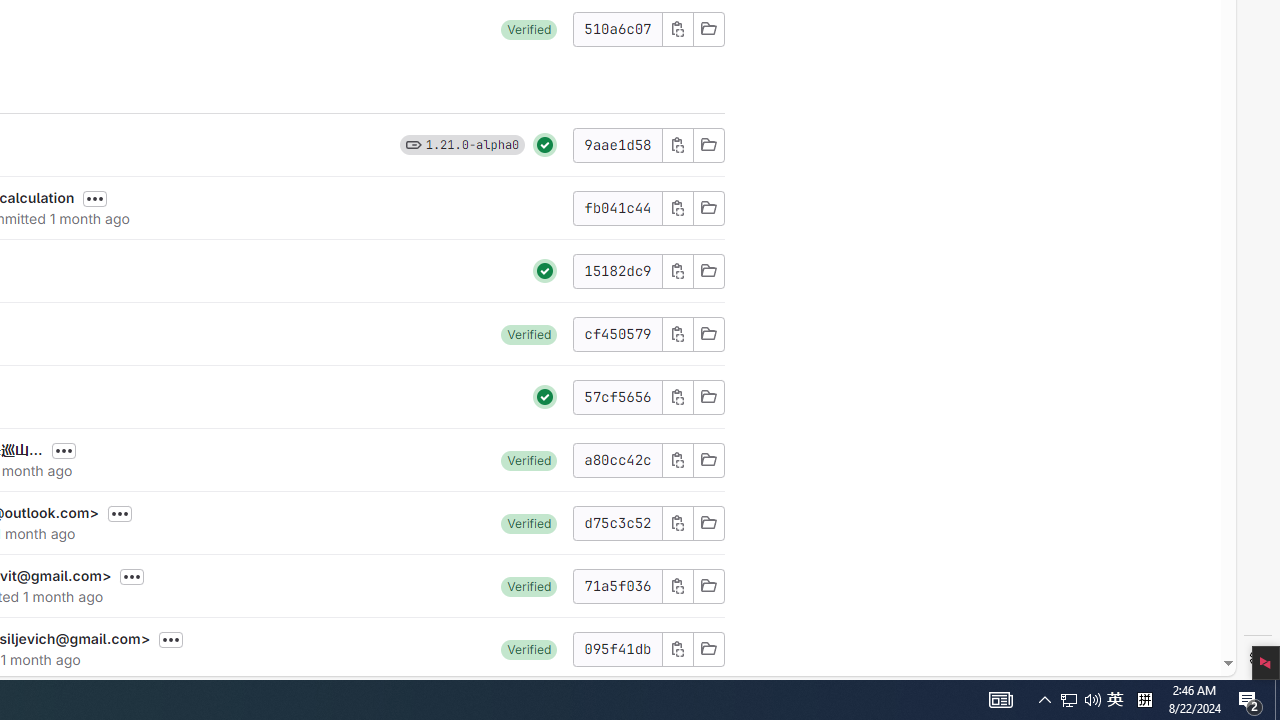 The image size is (1280, 720). What do you see at coordinates (471, 143) in the screenshot?
I see `'1.21.0-alpha0'` at bounding box center [471, 143].